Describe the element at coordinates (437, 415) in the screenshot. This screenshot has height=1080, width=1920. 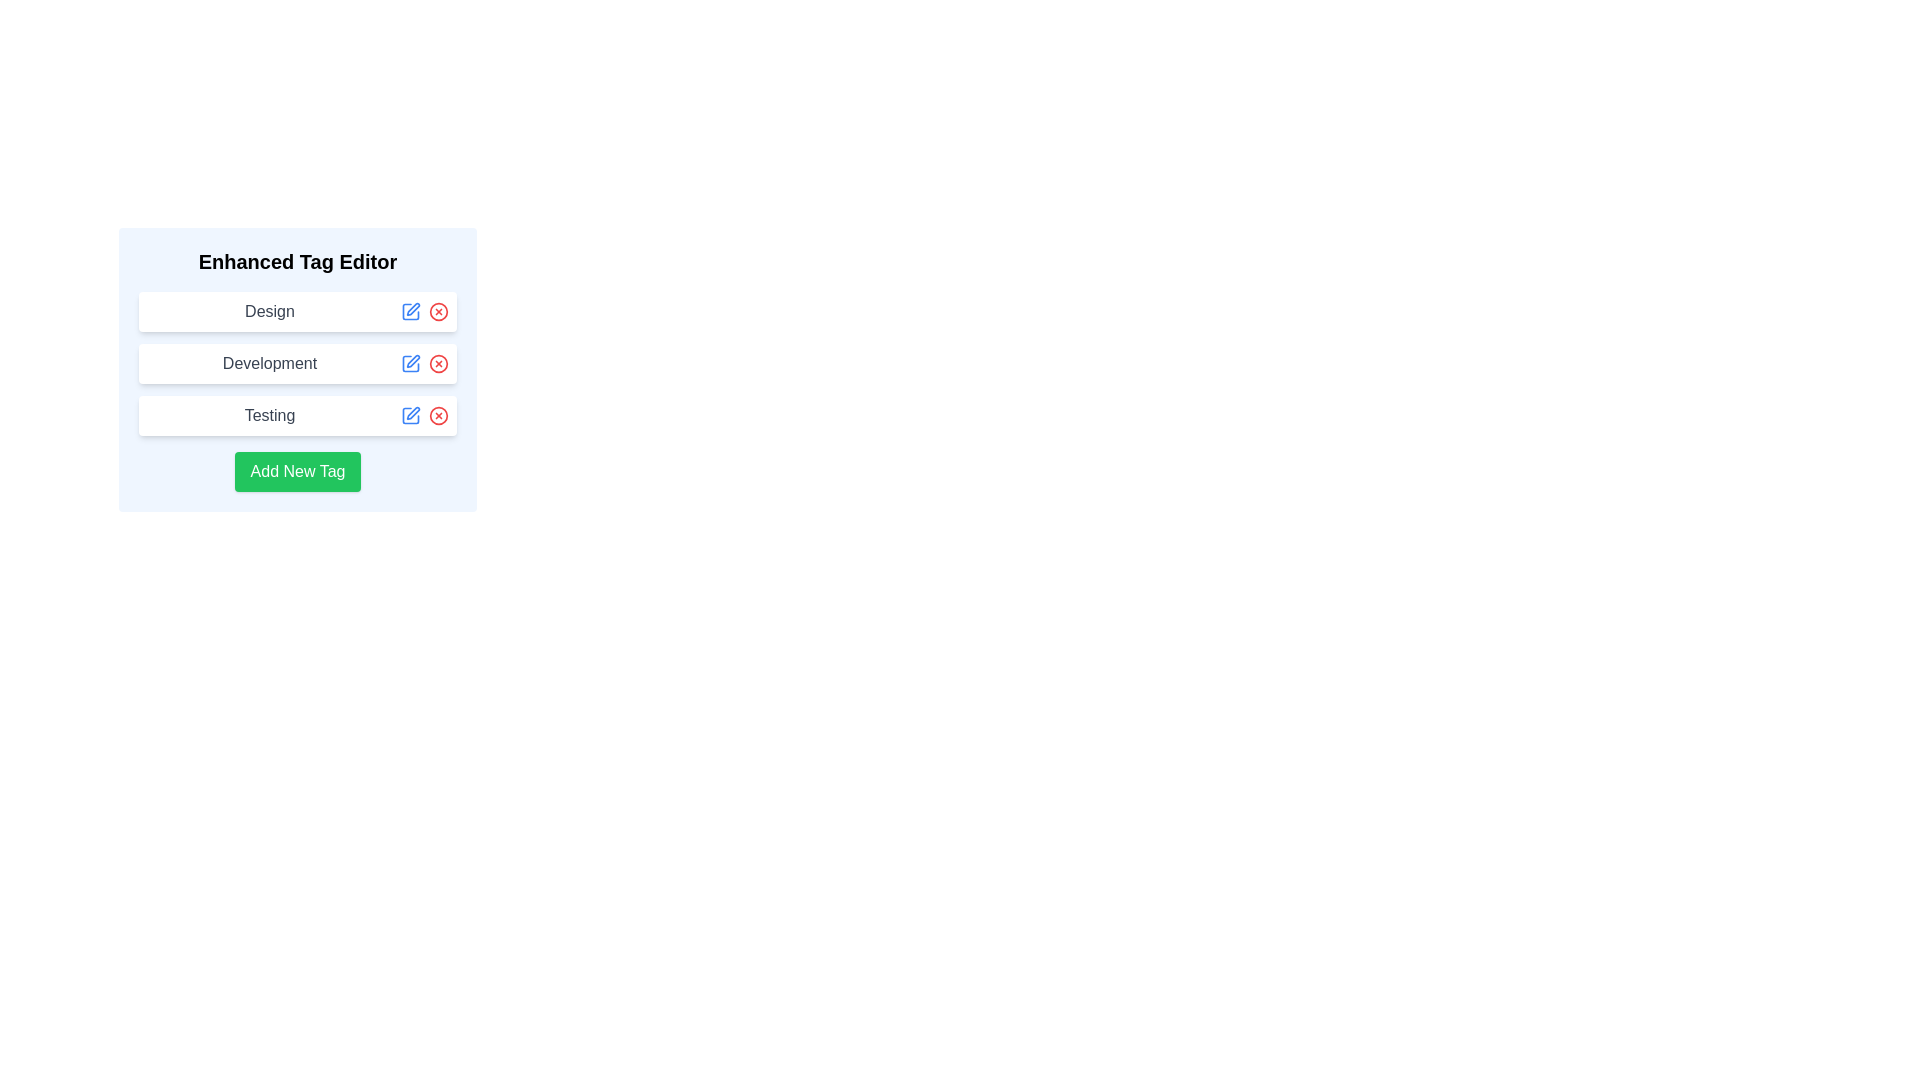
I see `the circular-shaped icon with a red border and an X symbol located in the 'Testing' row of the 'Enhanced Tag Editor' UI` at that location.